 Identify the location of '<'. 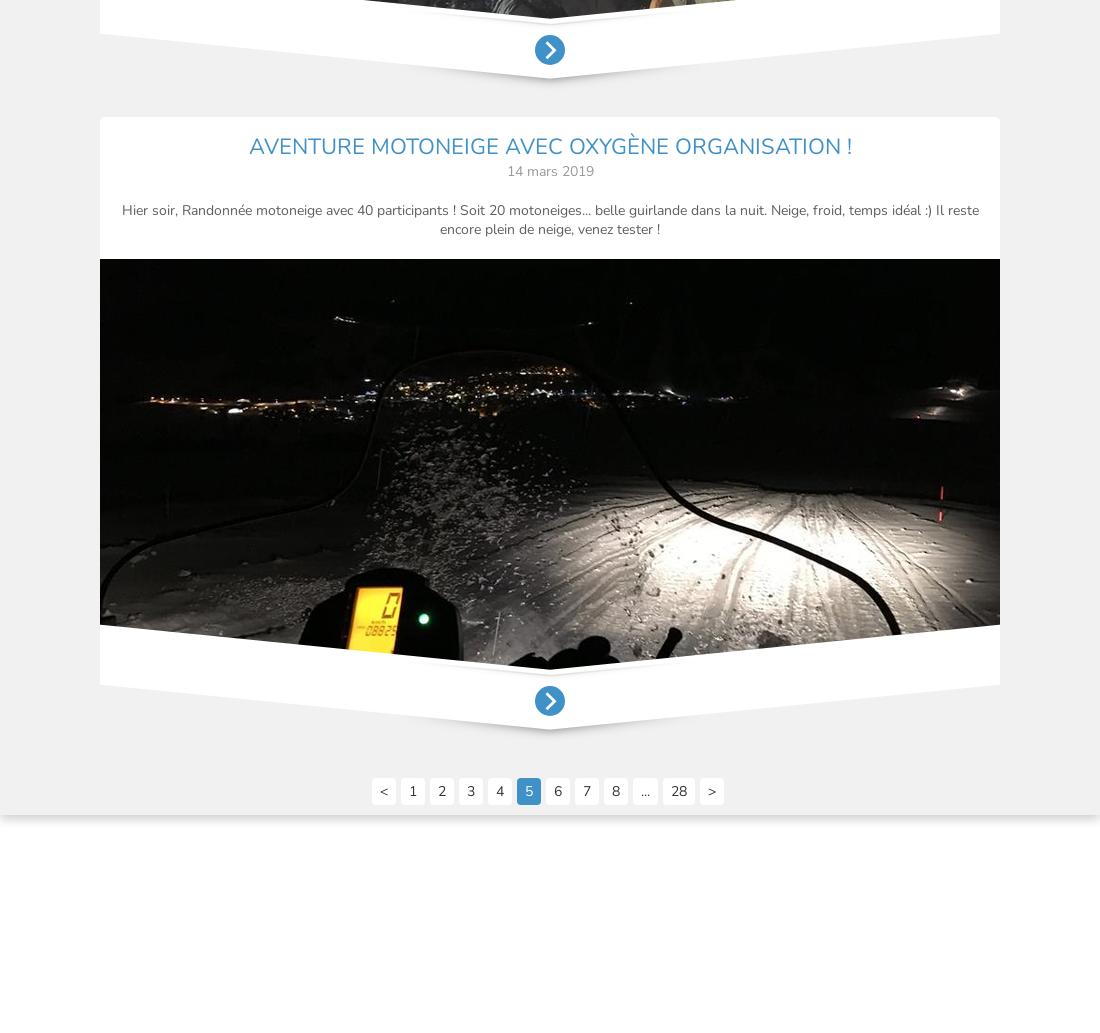
(383, 790).